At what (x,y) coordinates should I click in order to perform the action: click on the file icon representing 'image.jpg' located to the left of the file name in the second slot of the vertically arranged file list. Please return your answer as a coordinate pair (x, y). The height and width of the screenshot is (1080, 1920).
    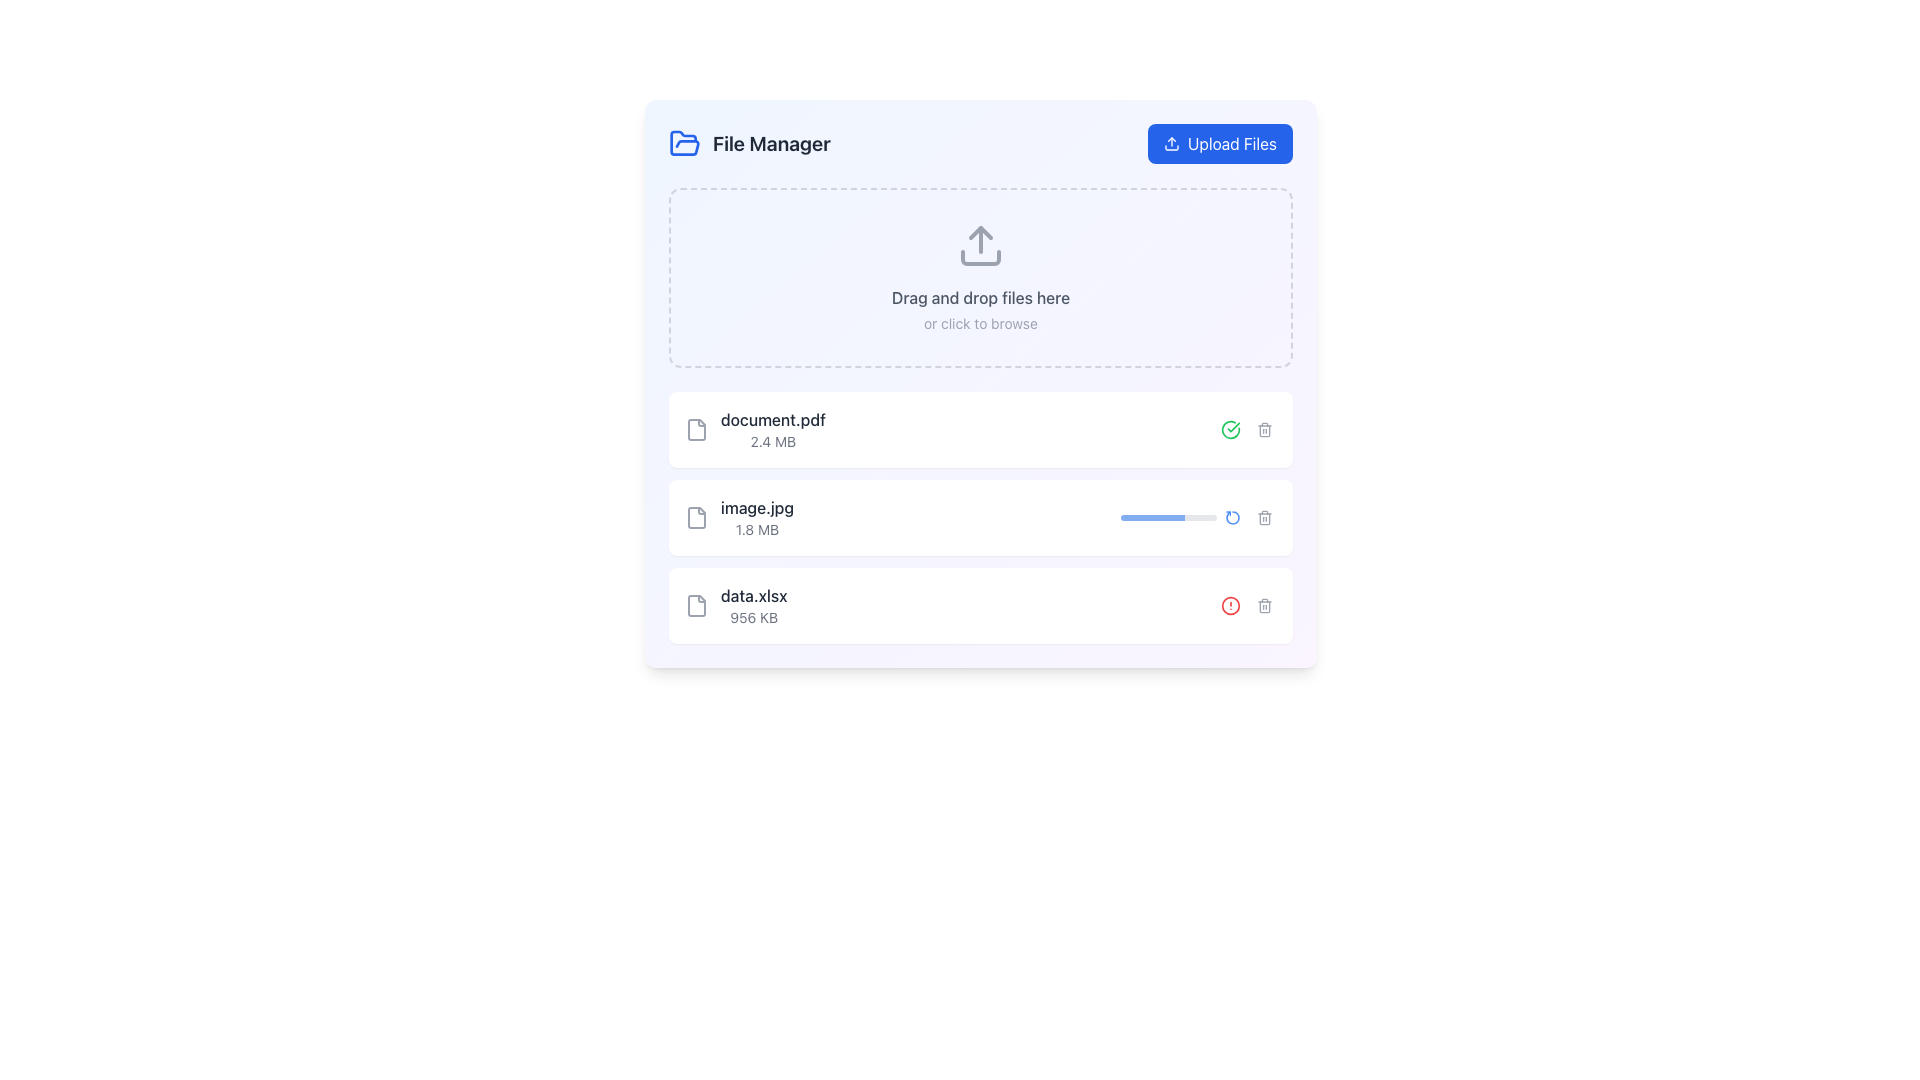
    Looking at the image, I should click on (696, 516).